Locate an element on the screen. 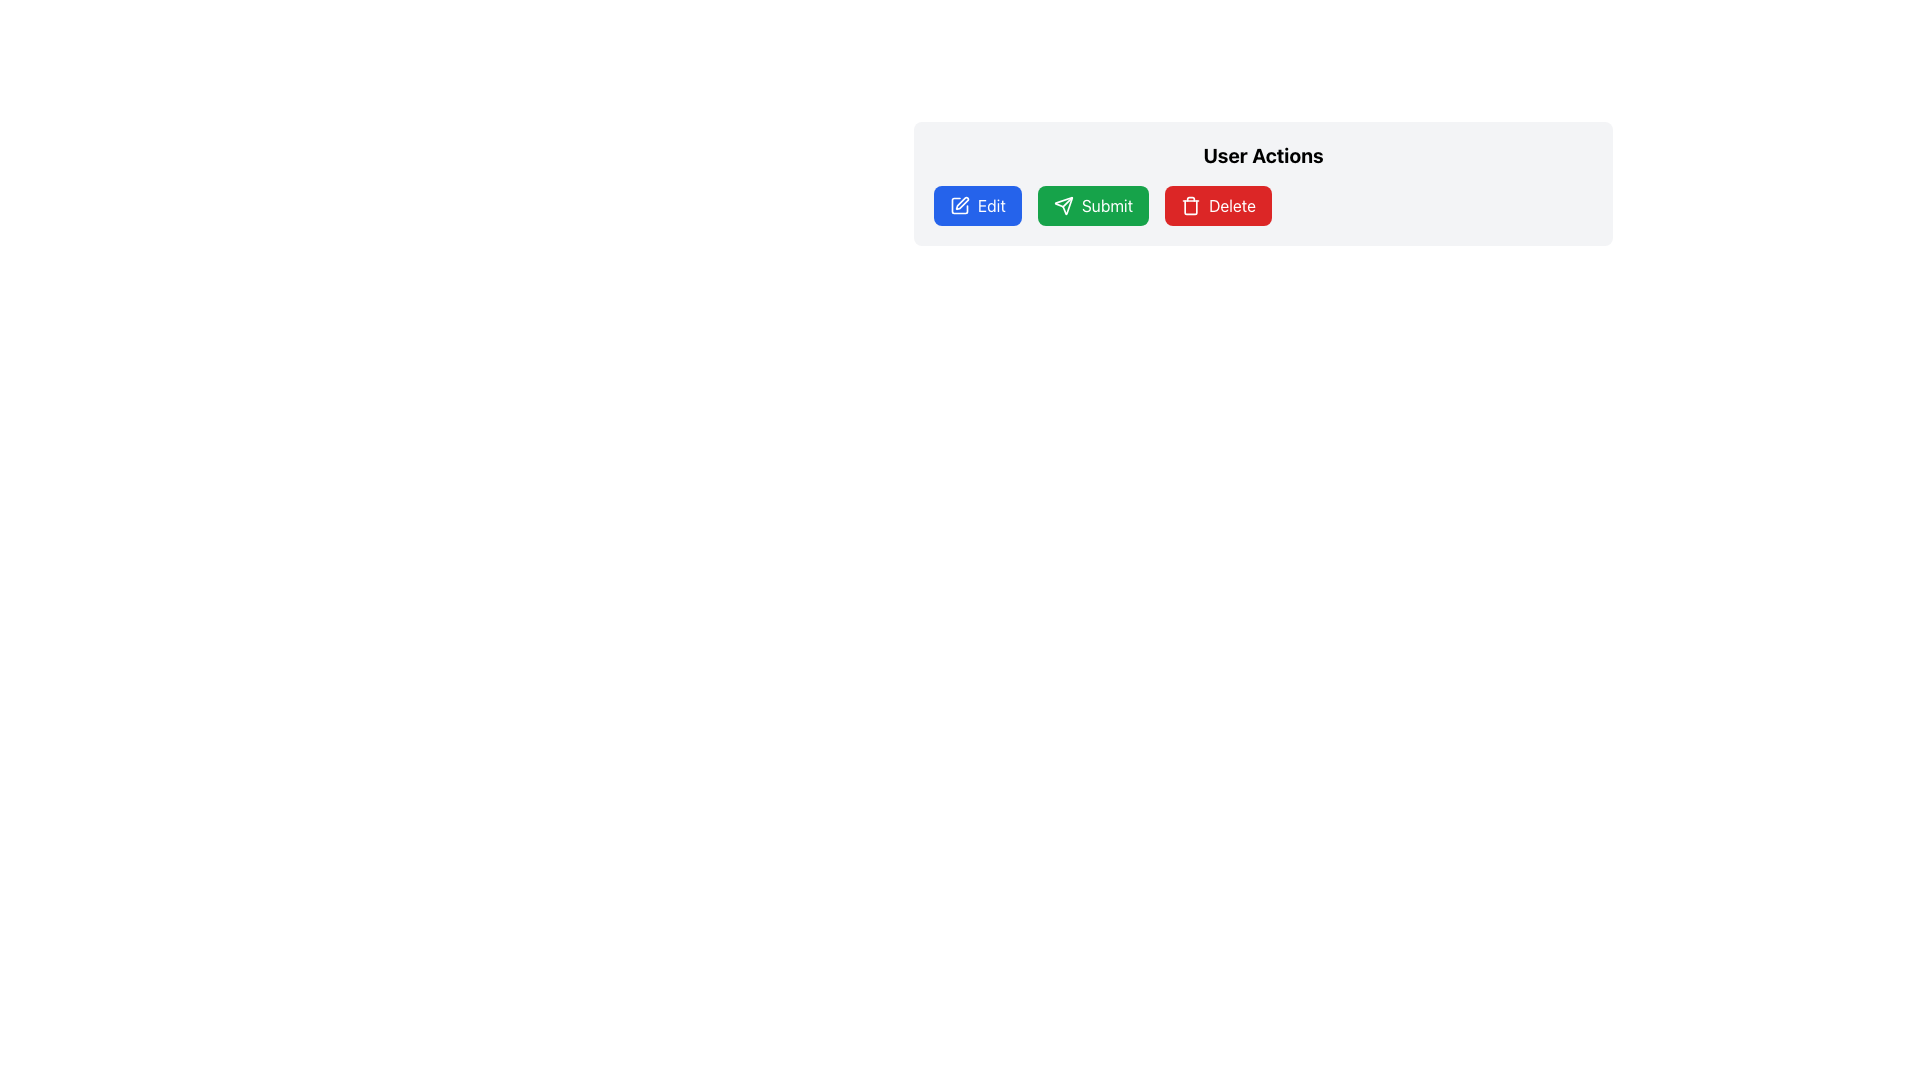 This screenshot has width=1920, height=1080. the 'Submit' text label within the green button, which indicates a submission action is located at coordinates (1106, 205).